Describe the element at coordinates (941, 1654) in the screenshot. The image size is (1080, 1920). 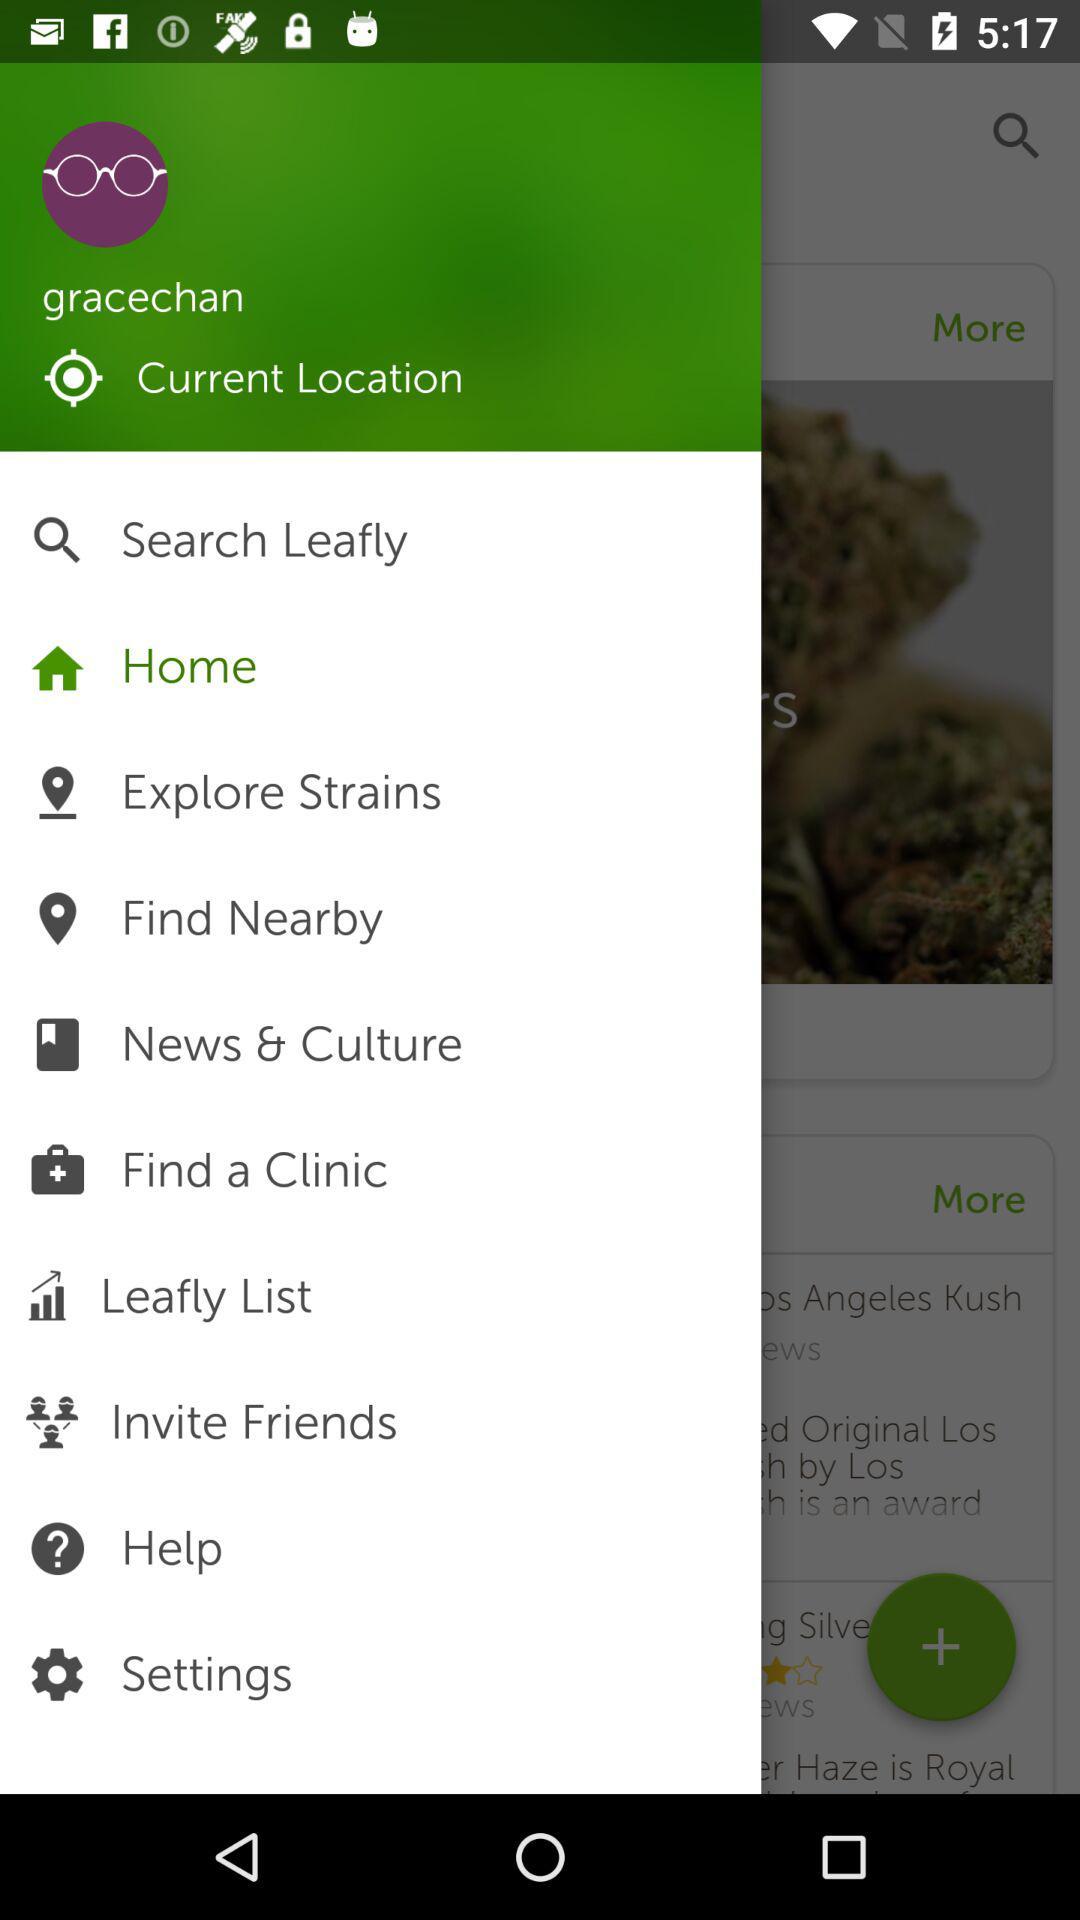
I see `the add icon` at that location.